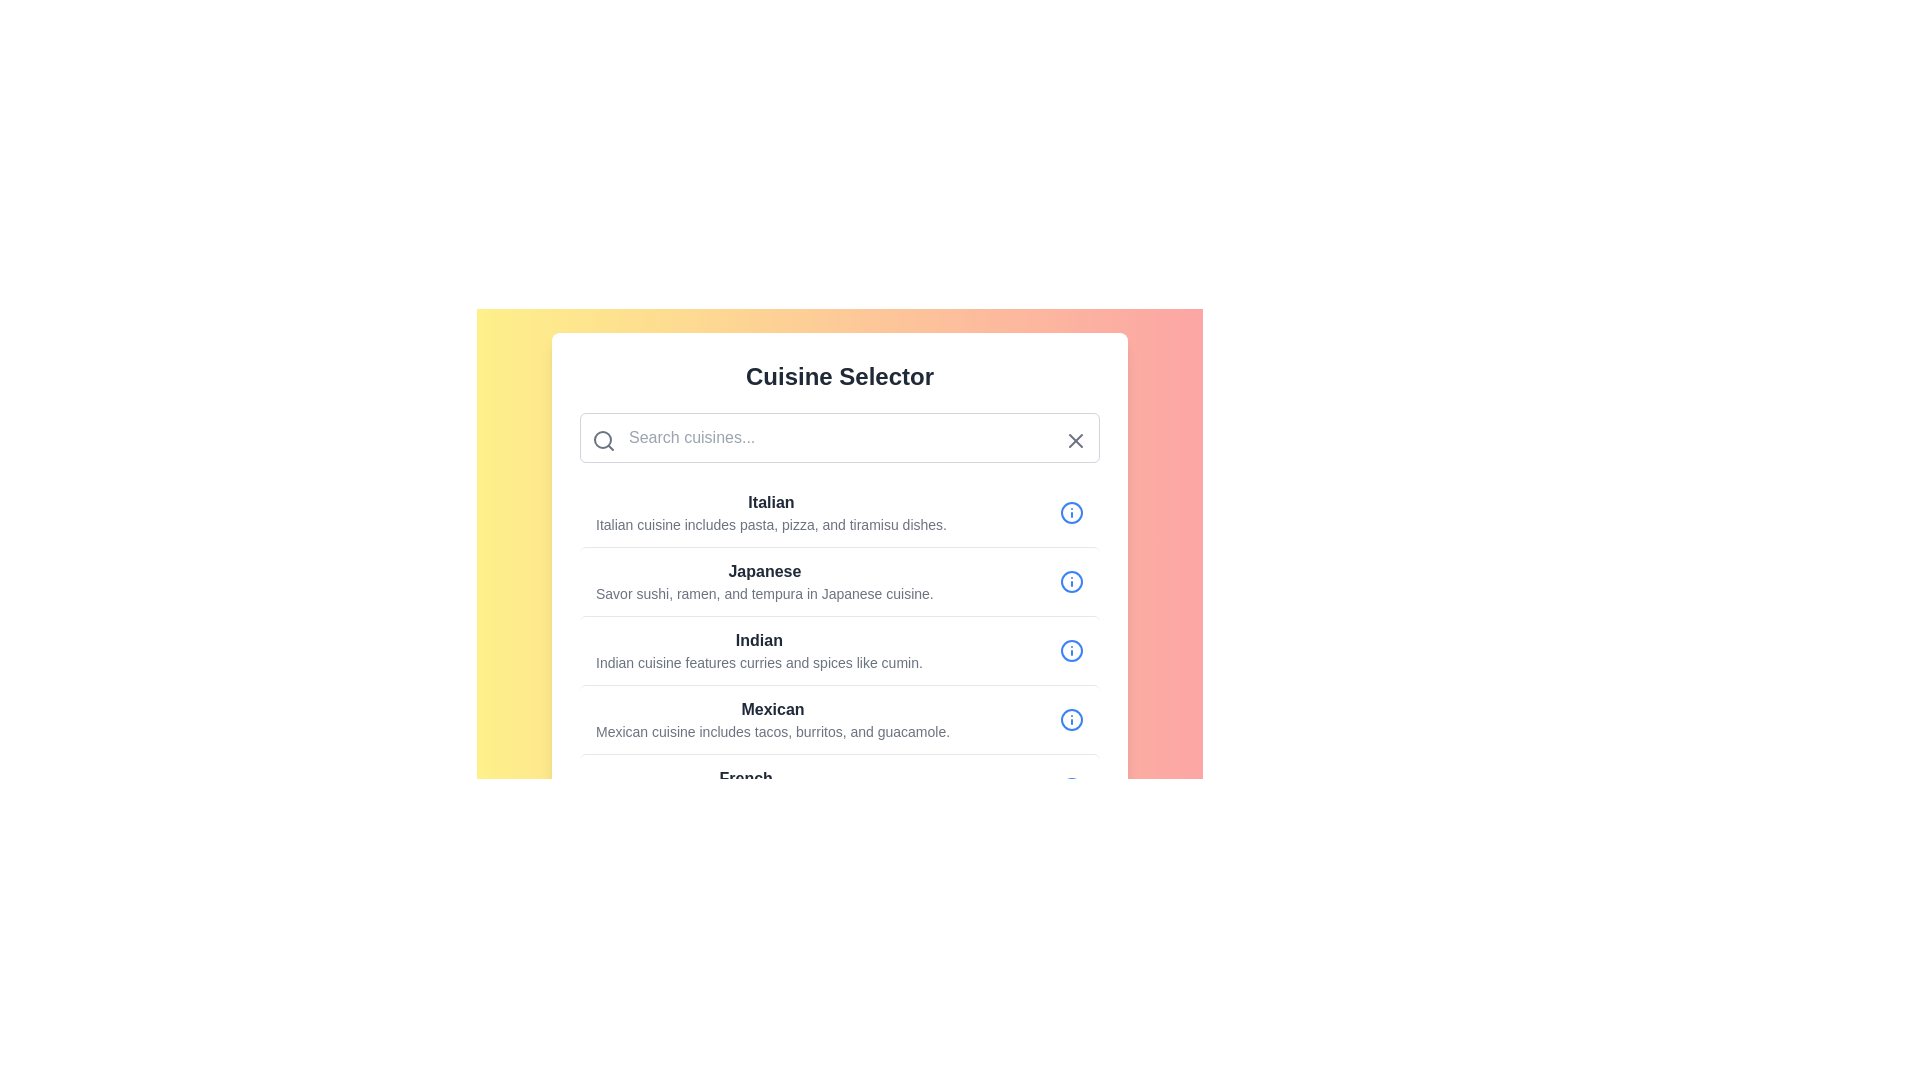  What do you see at coordinates (840, 650) in the screenshot?
I see `the list item titled 'Indian', which describes Indian cuisine and contains an information icon` at bounding box center [840, 650].